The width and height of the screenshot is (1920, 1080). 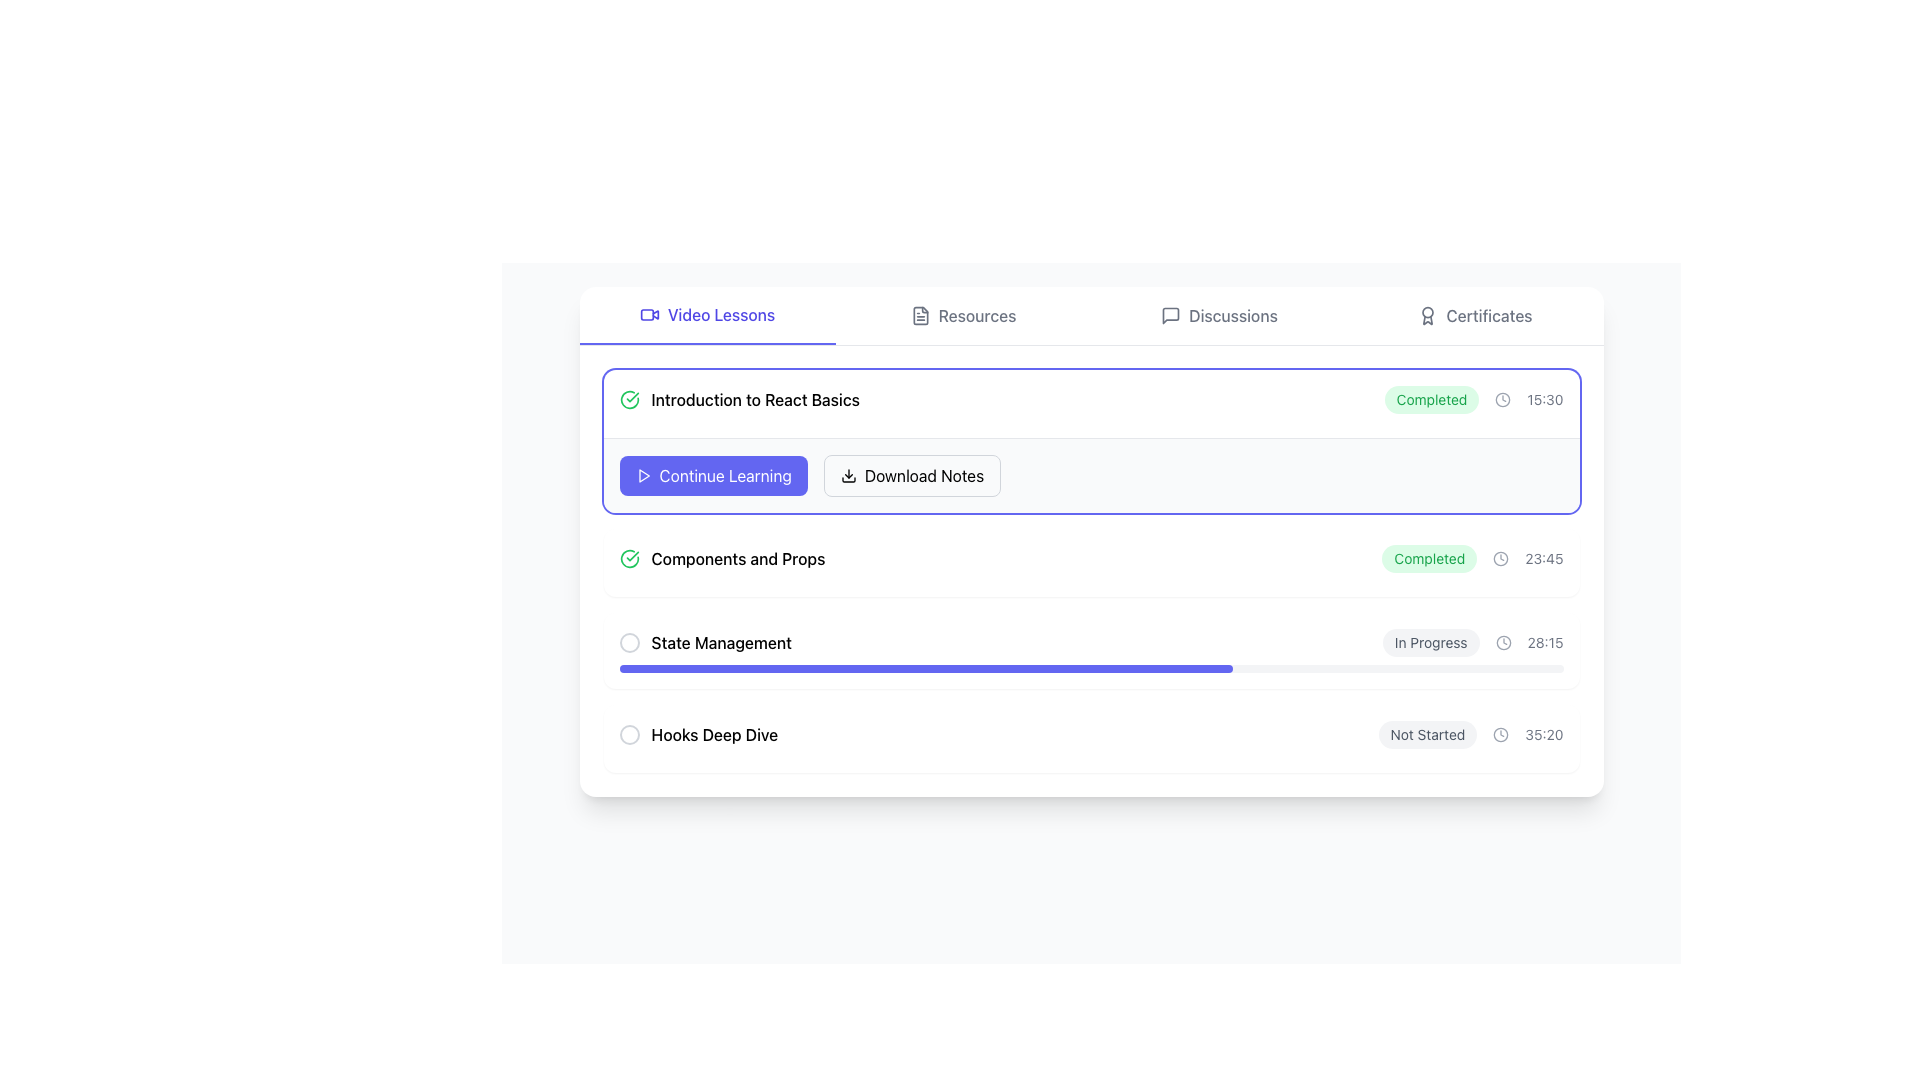 I want to click on the circular icon with a green border and a checkmark inside, located to the left of the text 'Components and Props' in the second list item to indicate completion status, so click(x=628, y=559).